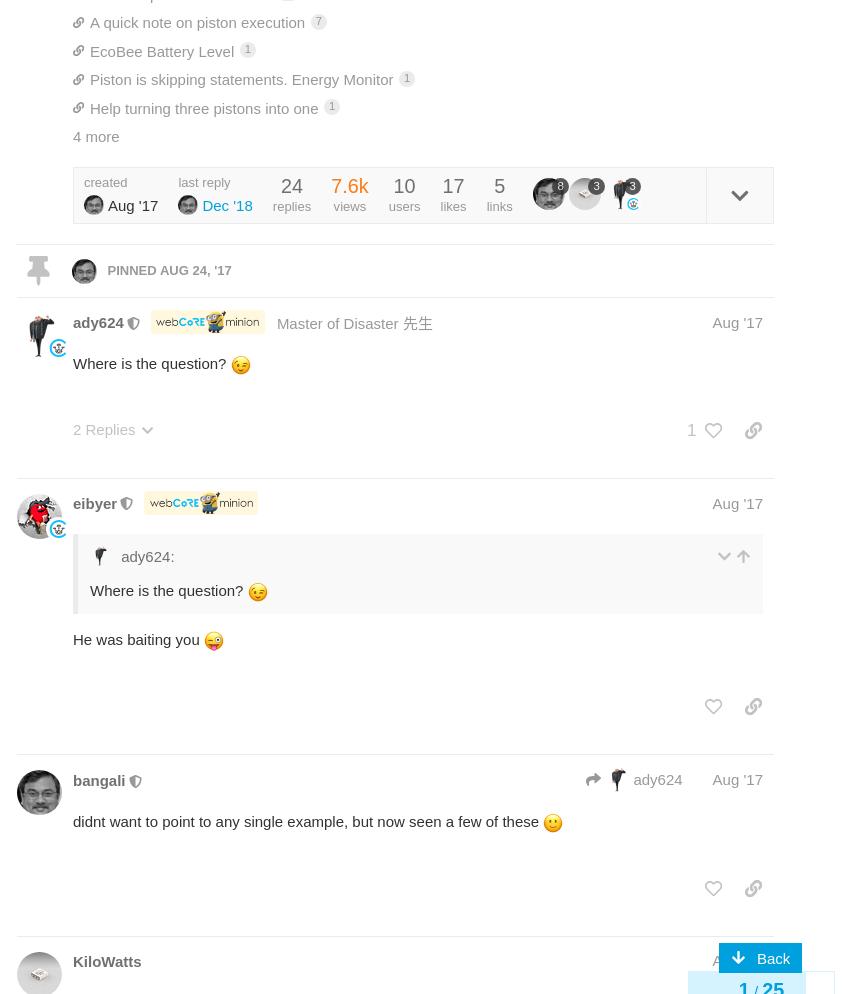  I want to click on 'replies', so click(290, 204).